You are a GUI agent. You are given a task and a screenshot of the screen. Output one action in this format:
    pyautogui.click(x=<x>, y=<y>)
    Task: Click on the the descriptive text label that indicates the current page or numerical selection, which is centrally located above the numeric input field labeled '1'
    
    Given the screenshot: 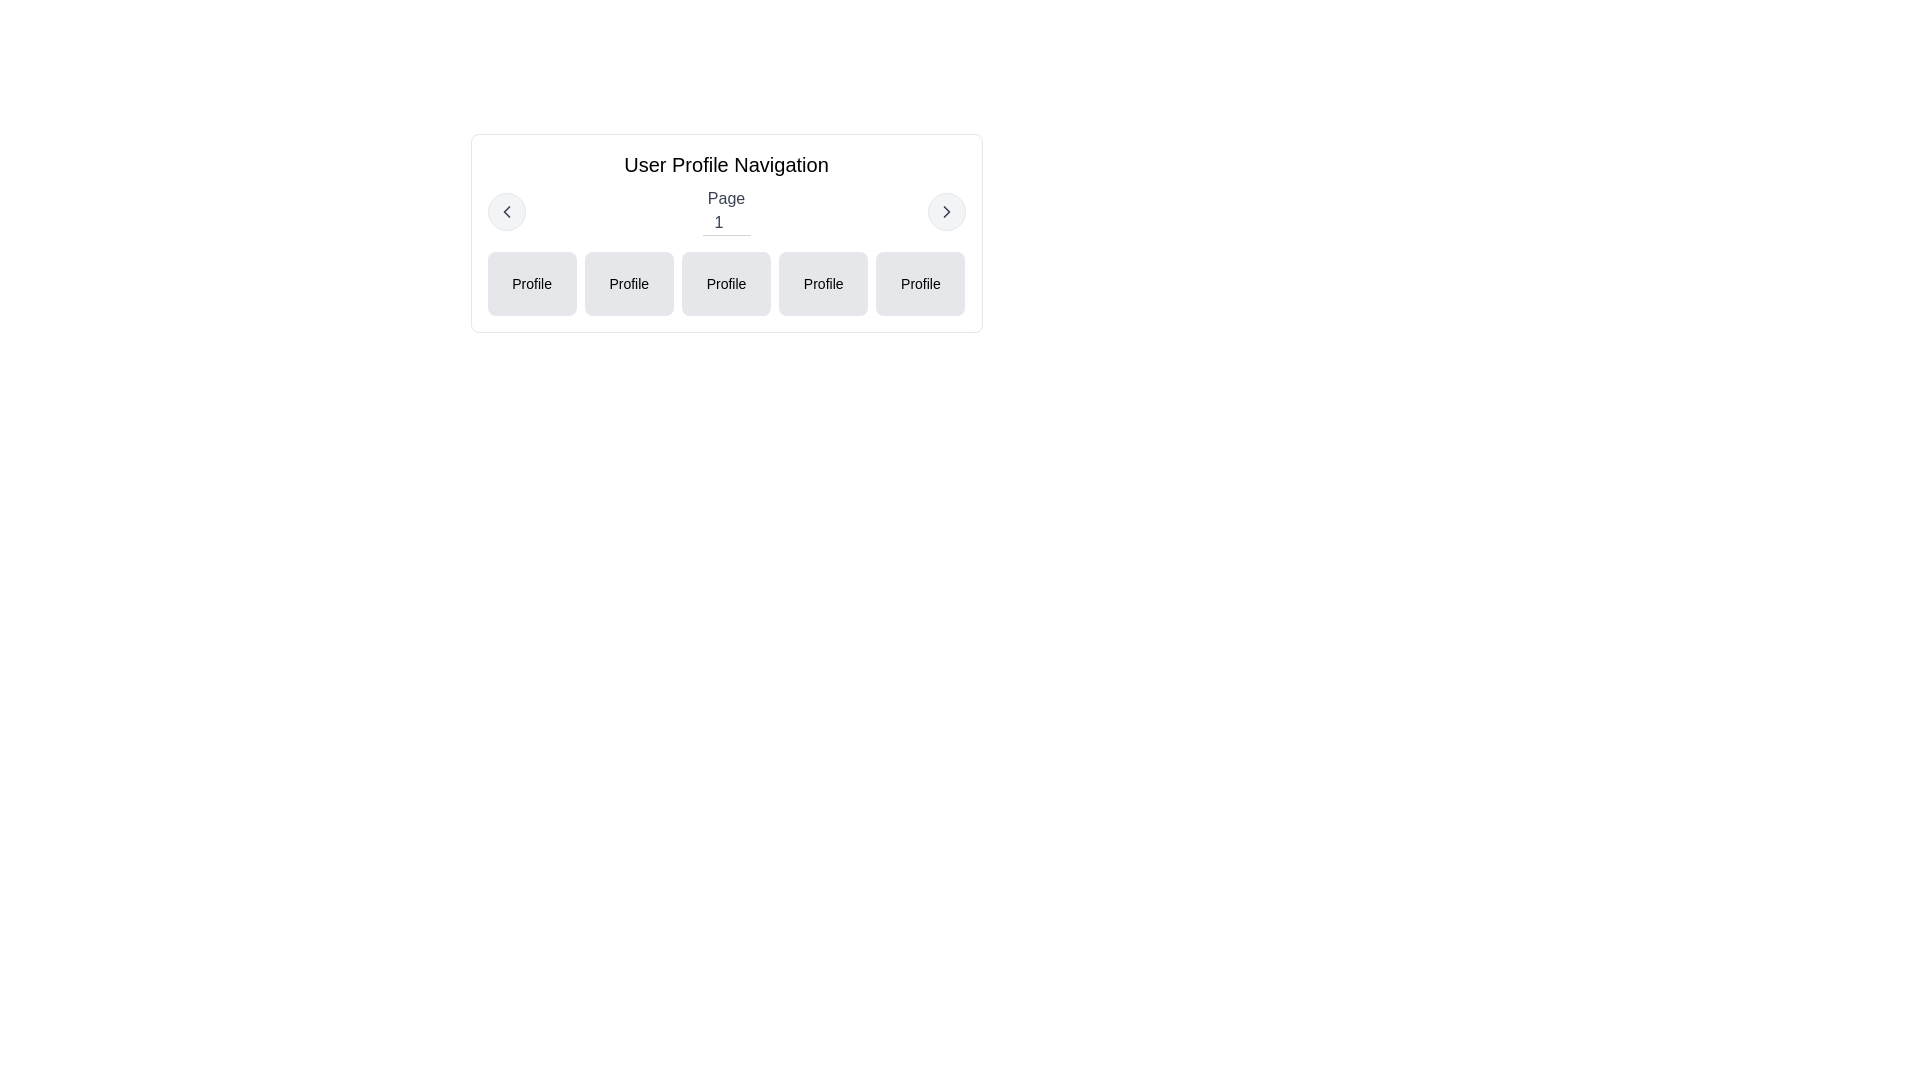 What is the action you would take?
    pyautogui.click(x=725, y=199)
    